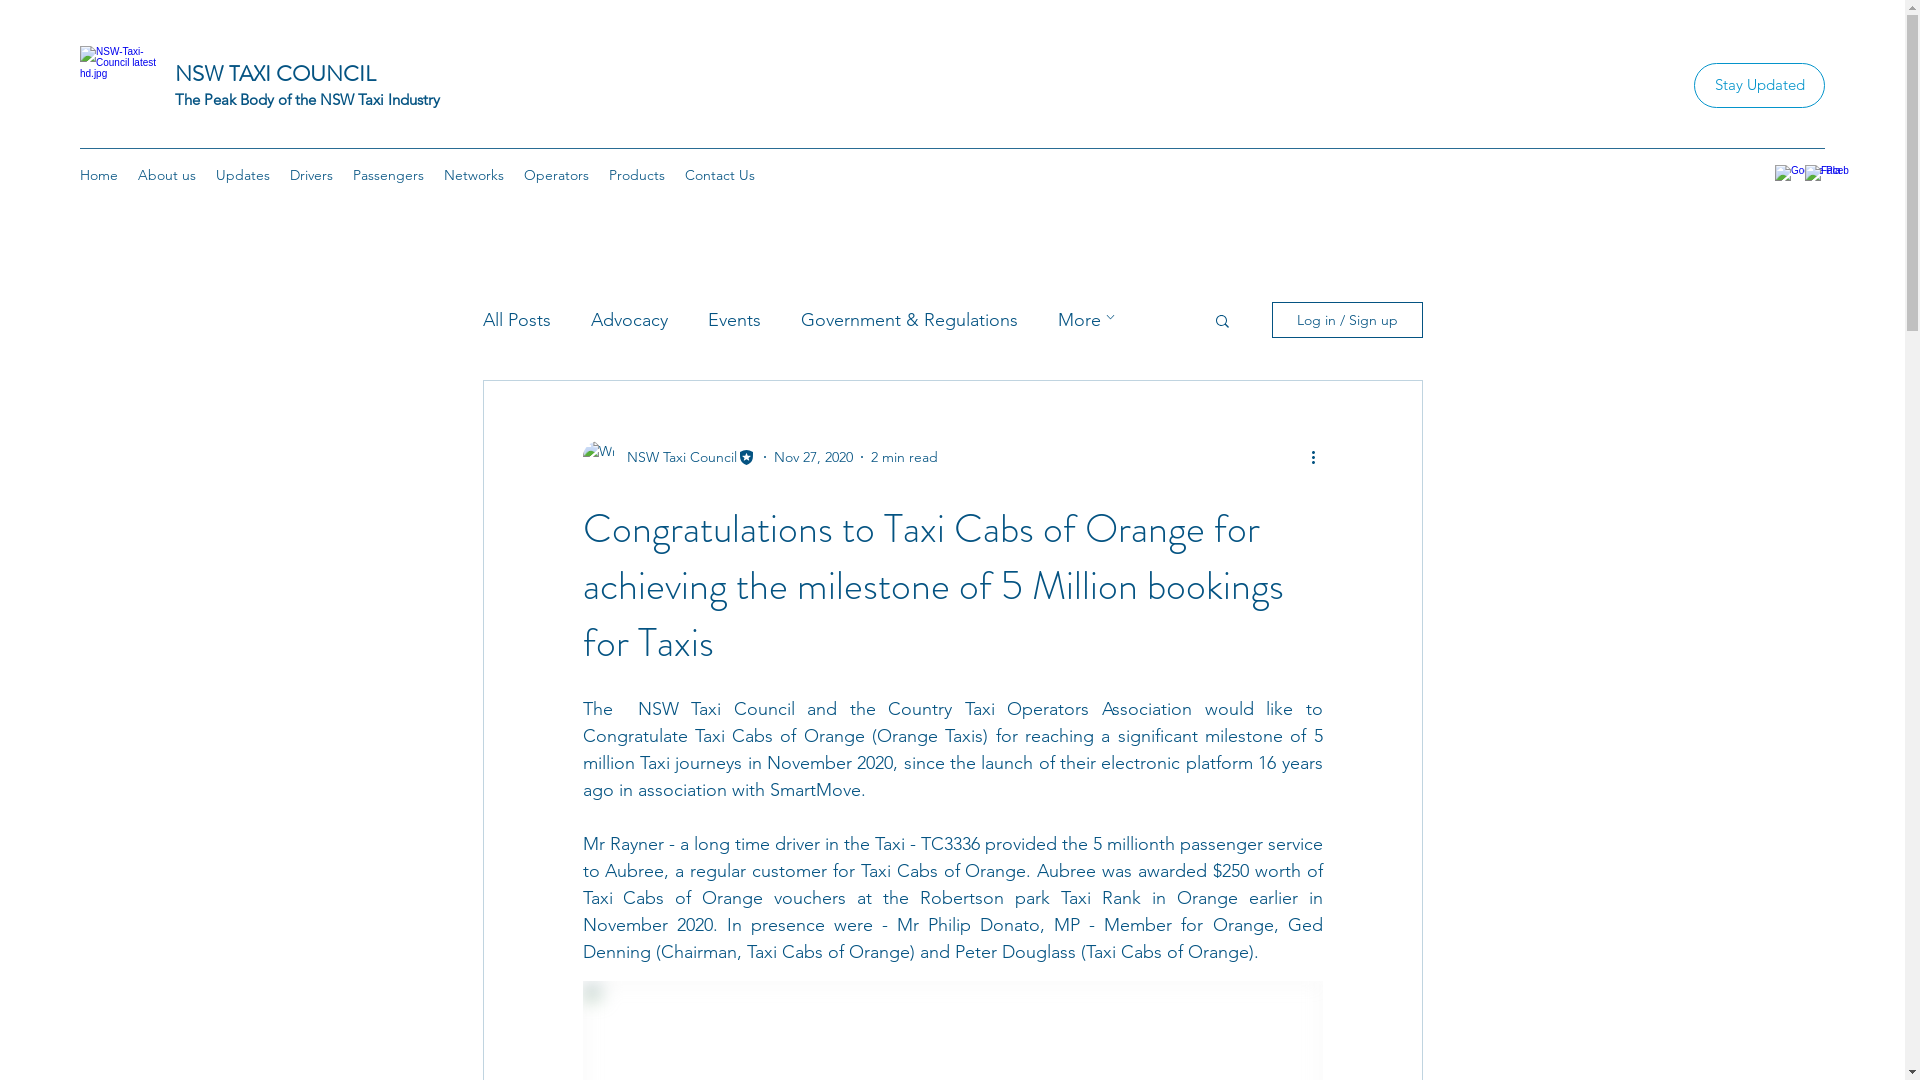 The image size is (1920, 1080). What do you see at coordinates (306, 99) in the screenshot?
I see `'The Peak Body of the NSW Taxi Industry'` at bounding box center [306, 99].